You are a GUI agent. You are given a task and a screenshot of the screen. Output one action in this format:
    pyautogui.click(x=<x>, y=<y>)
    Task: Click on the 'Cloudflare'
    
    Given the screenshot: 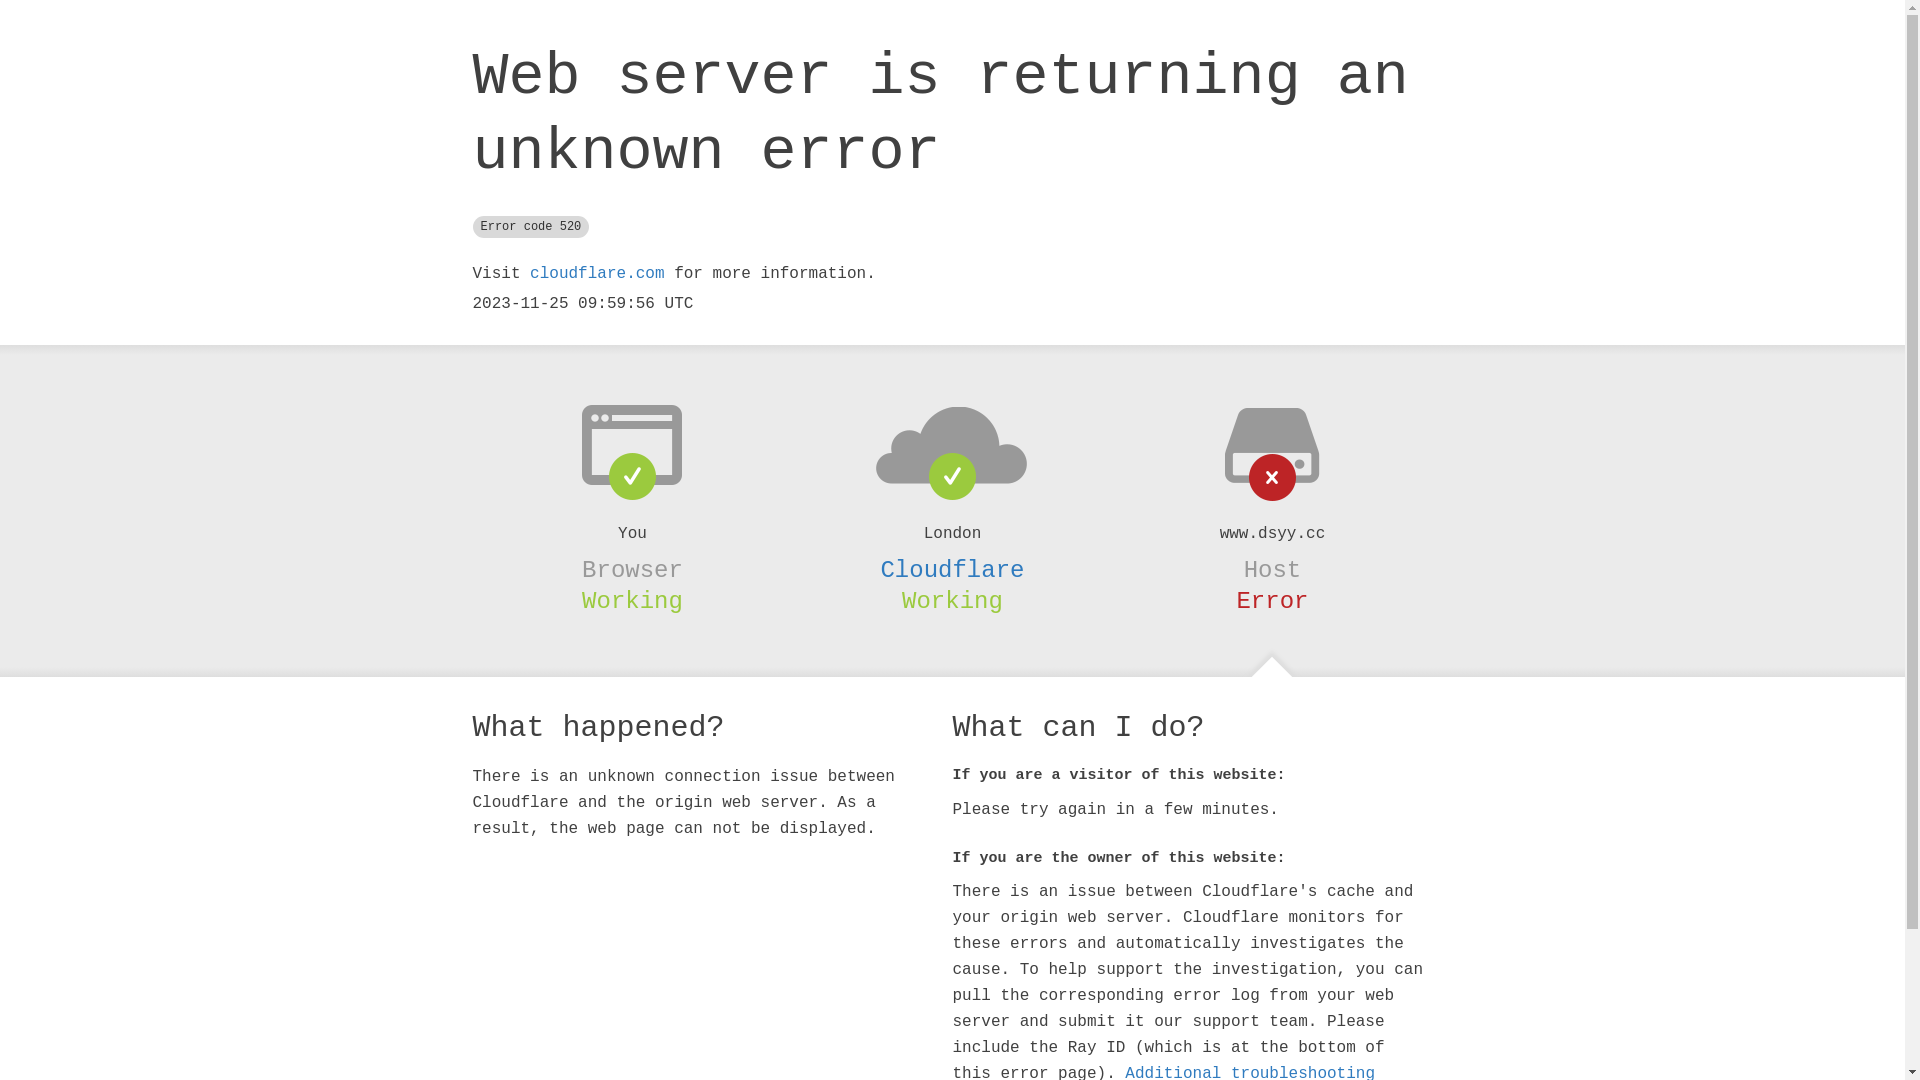 What is the action you would take?
    pyautogui.click(x=950, y=570)
    